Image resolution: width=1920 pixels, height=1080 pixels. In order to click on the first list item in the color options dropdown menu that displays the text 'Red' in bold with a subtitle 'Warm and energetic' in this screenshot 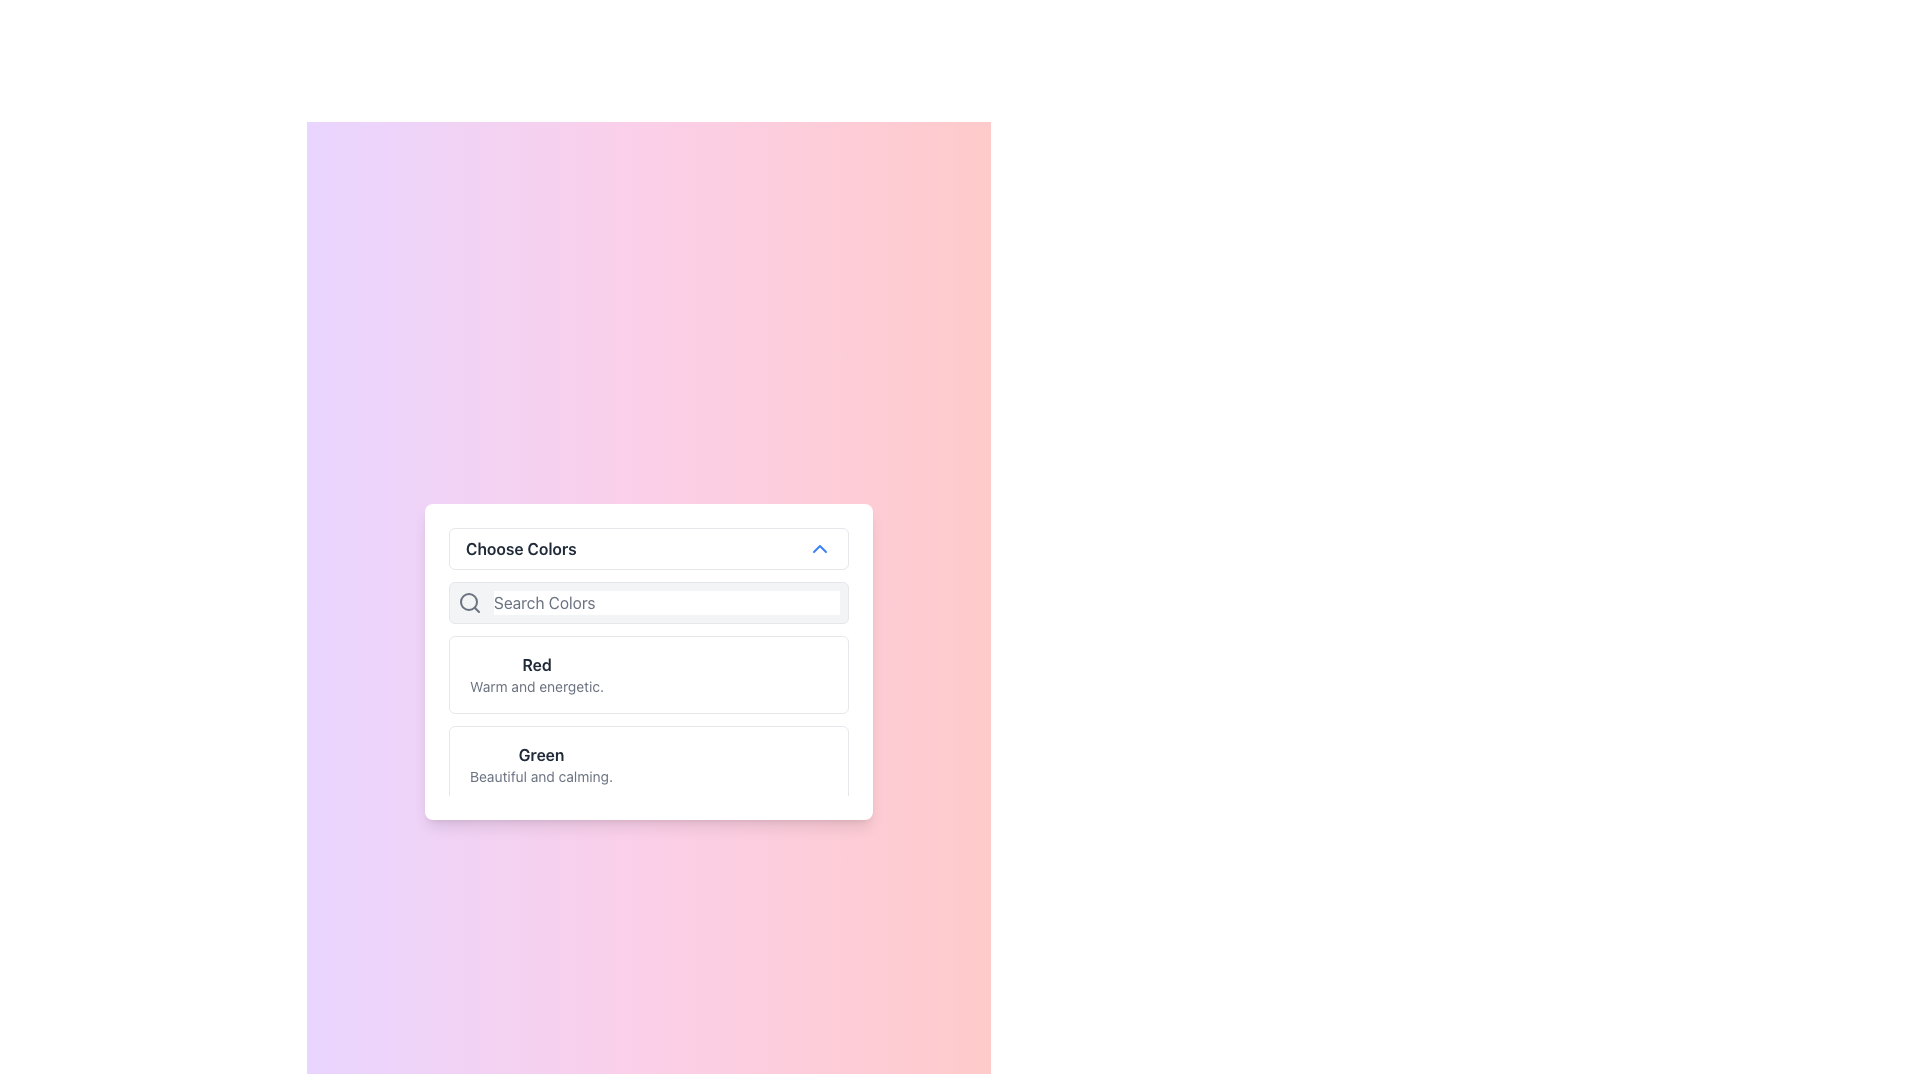, I will do `click(648, 675)`.